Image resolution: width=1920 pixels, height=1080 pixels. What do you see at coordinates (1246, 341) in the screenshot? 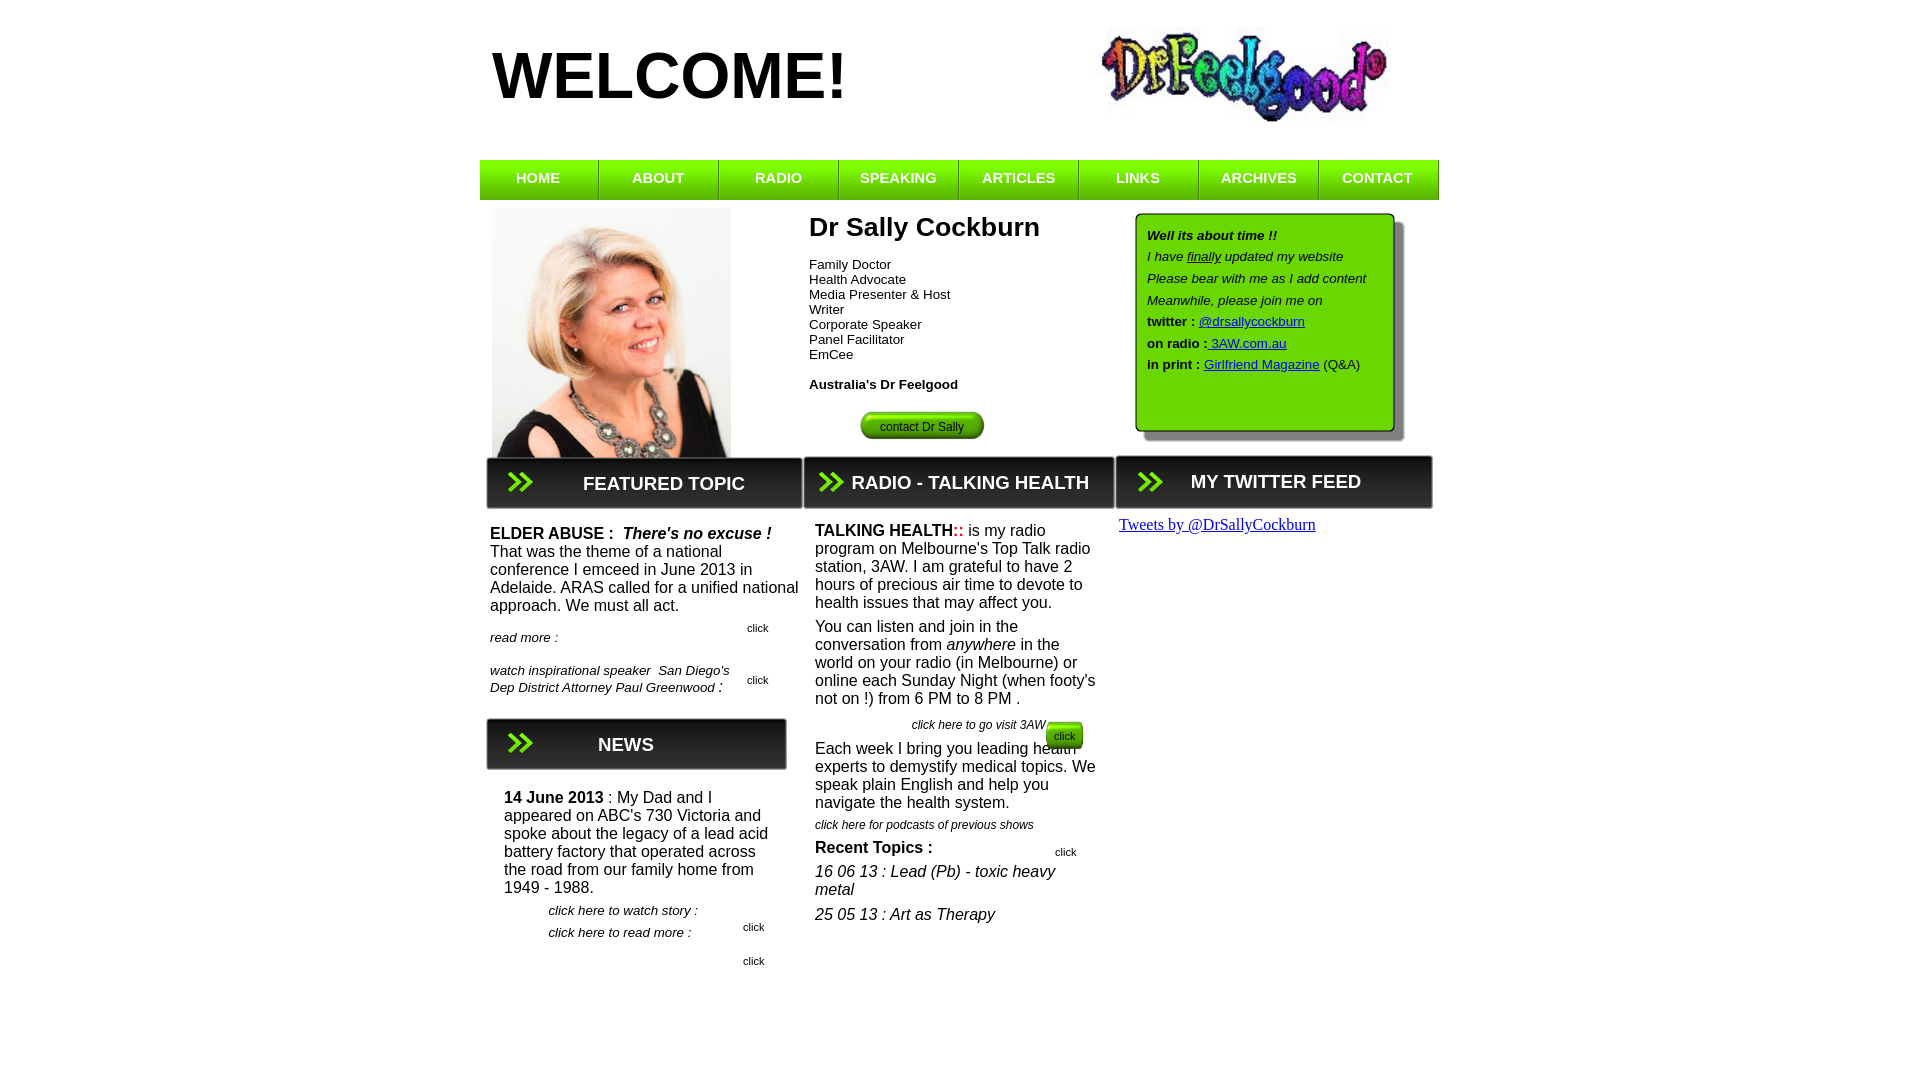
I see `'3AW.com.au'` at bounding box center [1246, 341].